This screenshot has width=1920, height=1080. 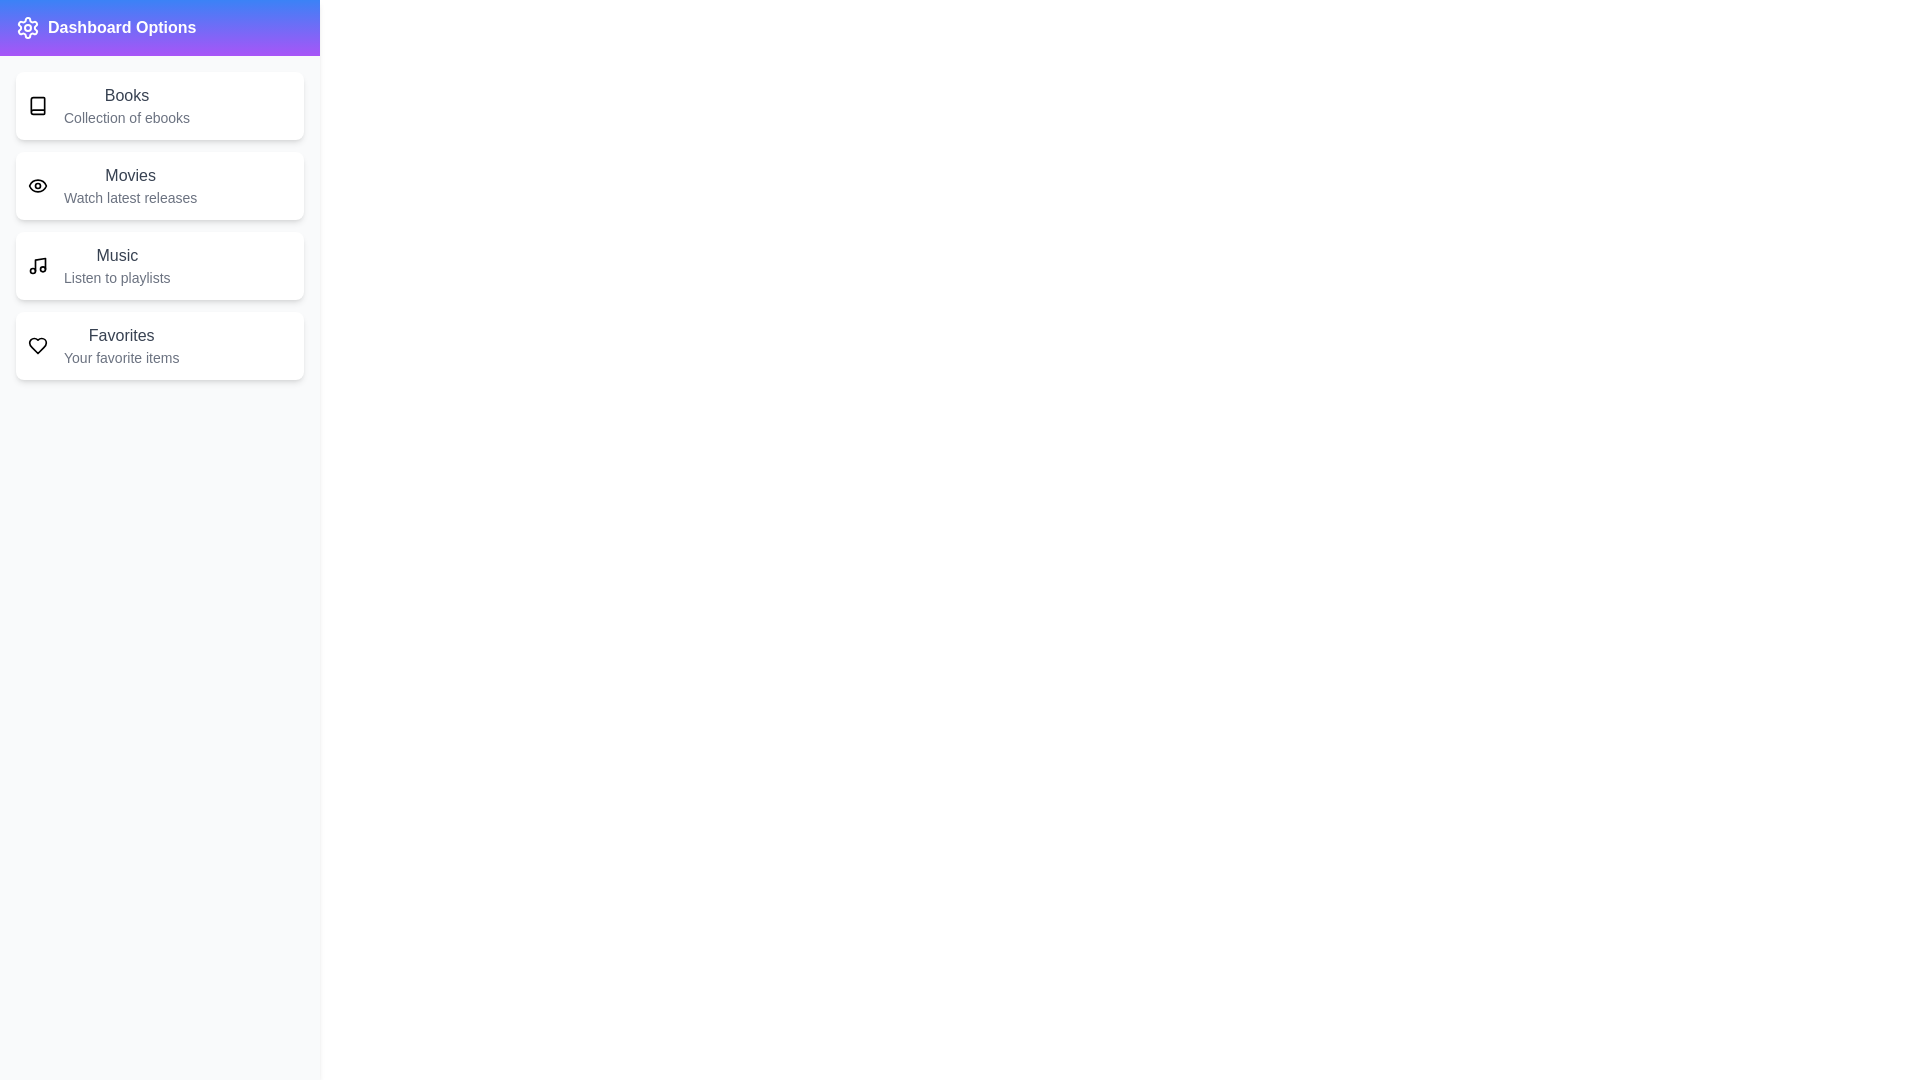 I want to click on the menu item labeled 'Favorites' to observe its hover effect, so click(x=158, y=345).